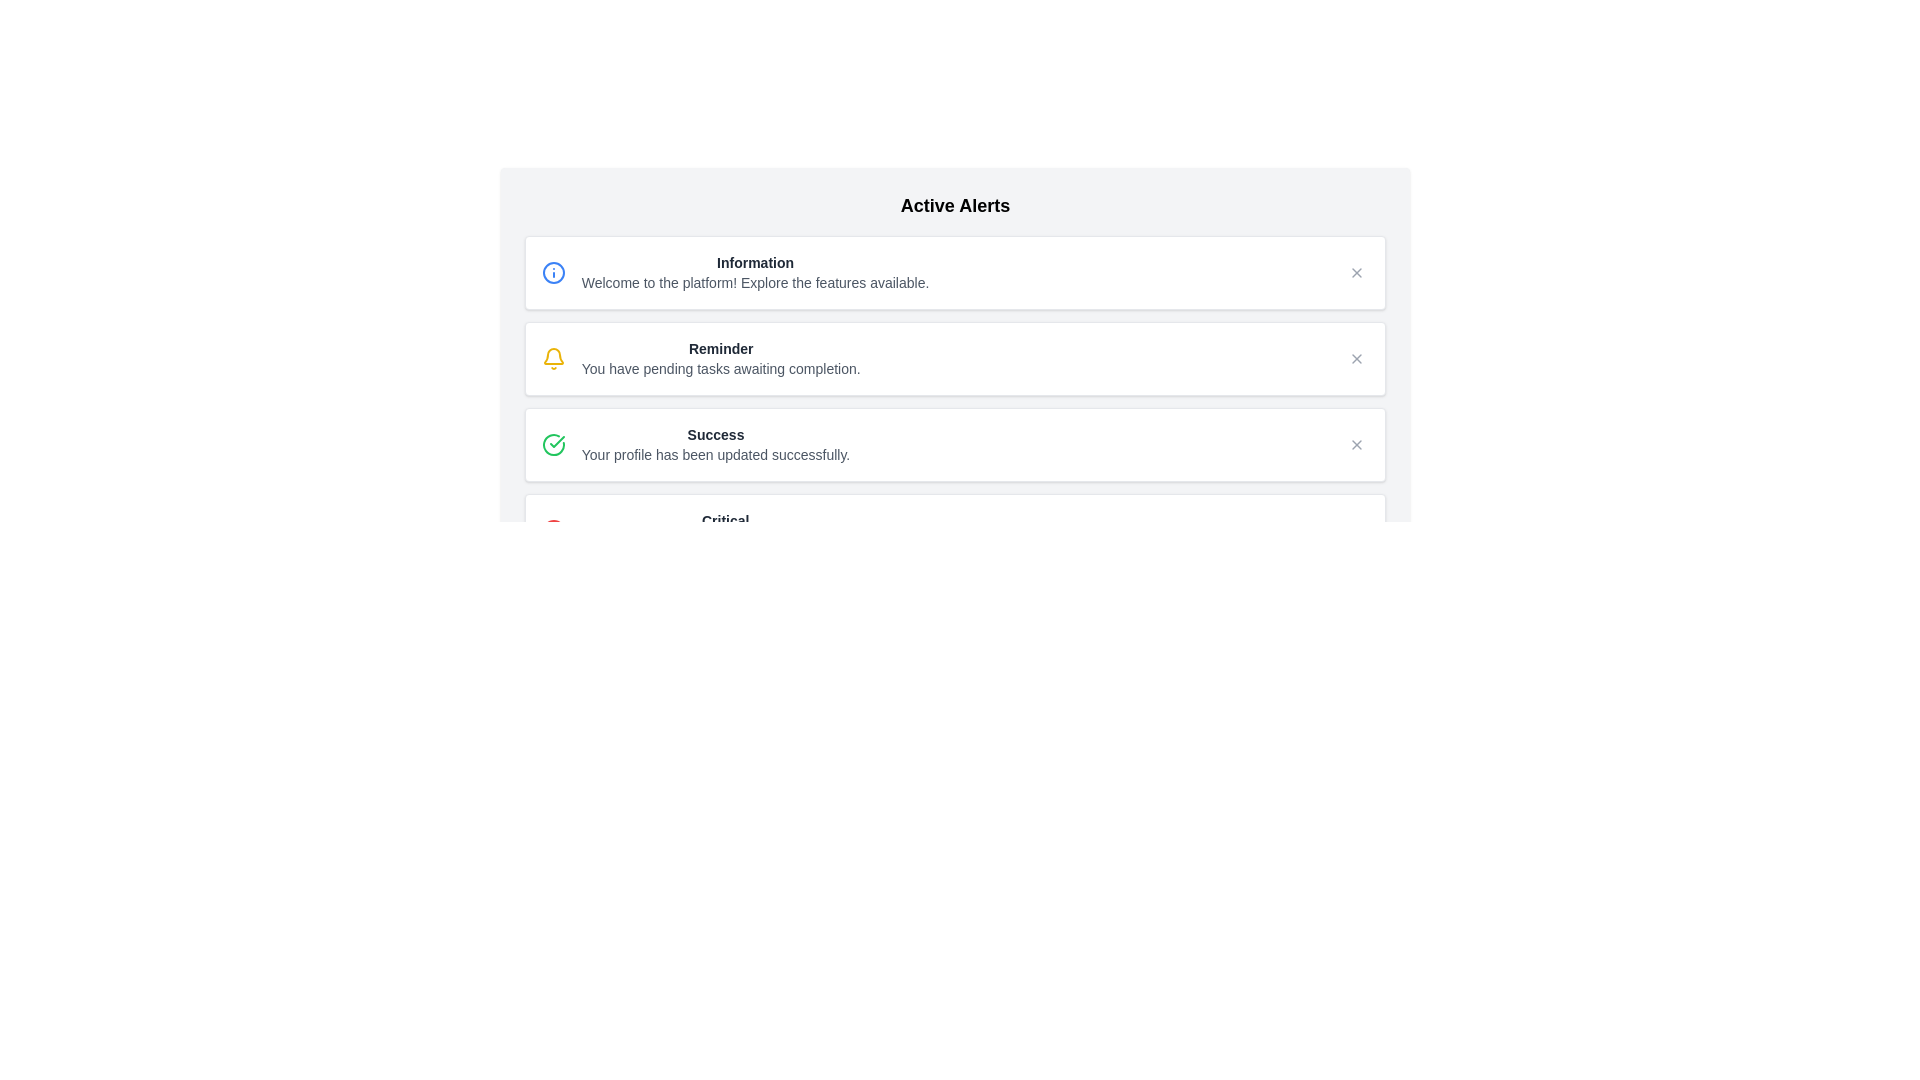  I want to click on the checkmark icon contained within a green circular border in the 'Success' notification section, so click(557, 441).